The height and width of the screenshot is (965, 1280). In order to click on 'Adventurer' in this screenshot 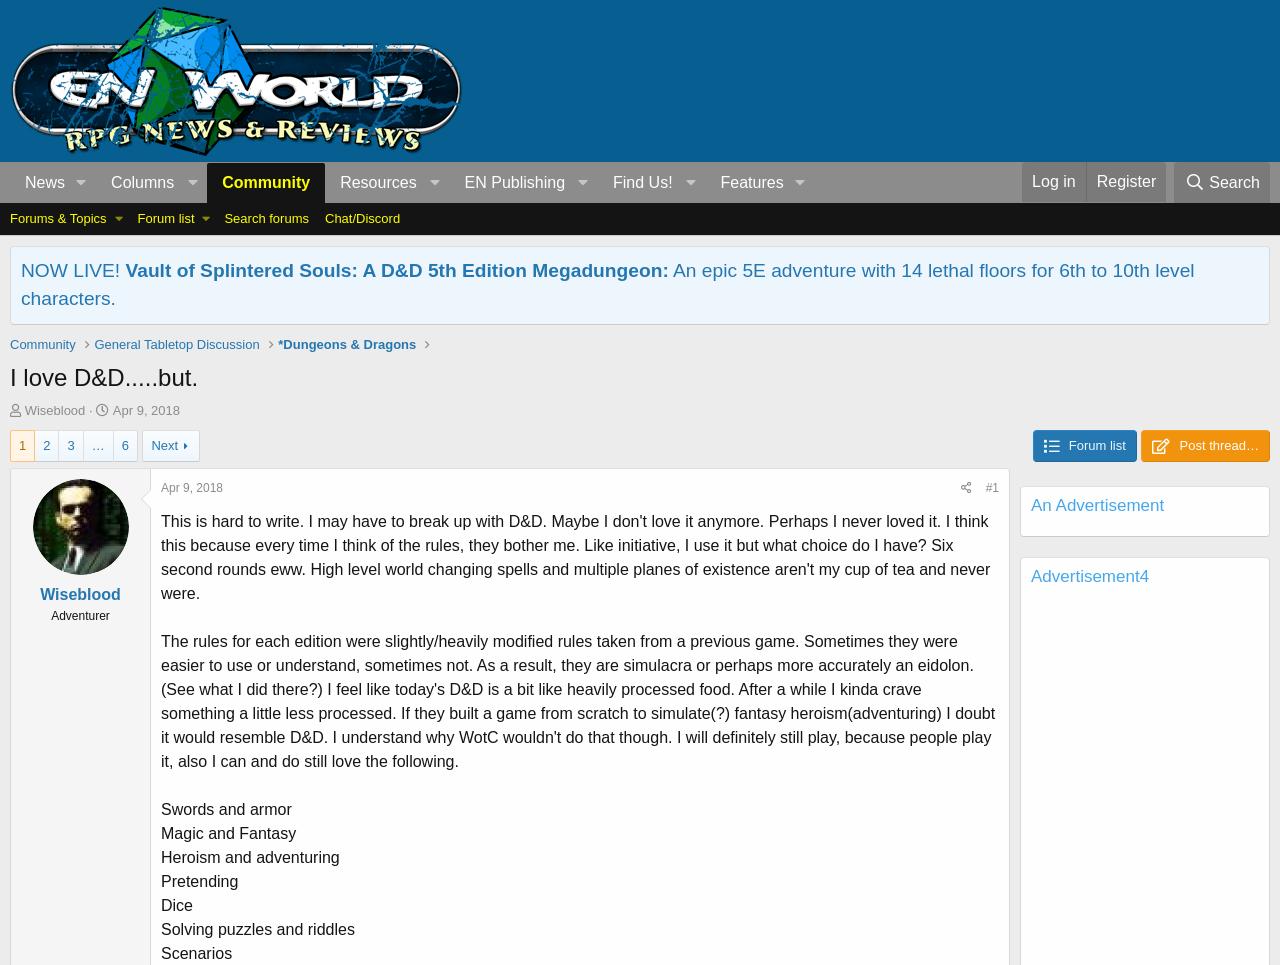, I will do `click(80, 613)`.